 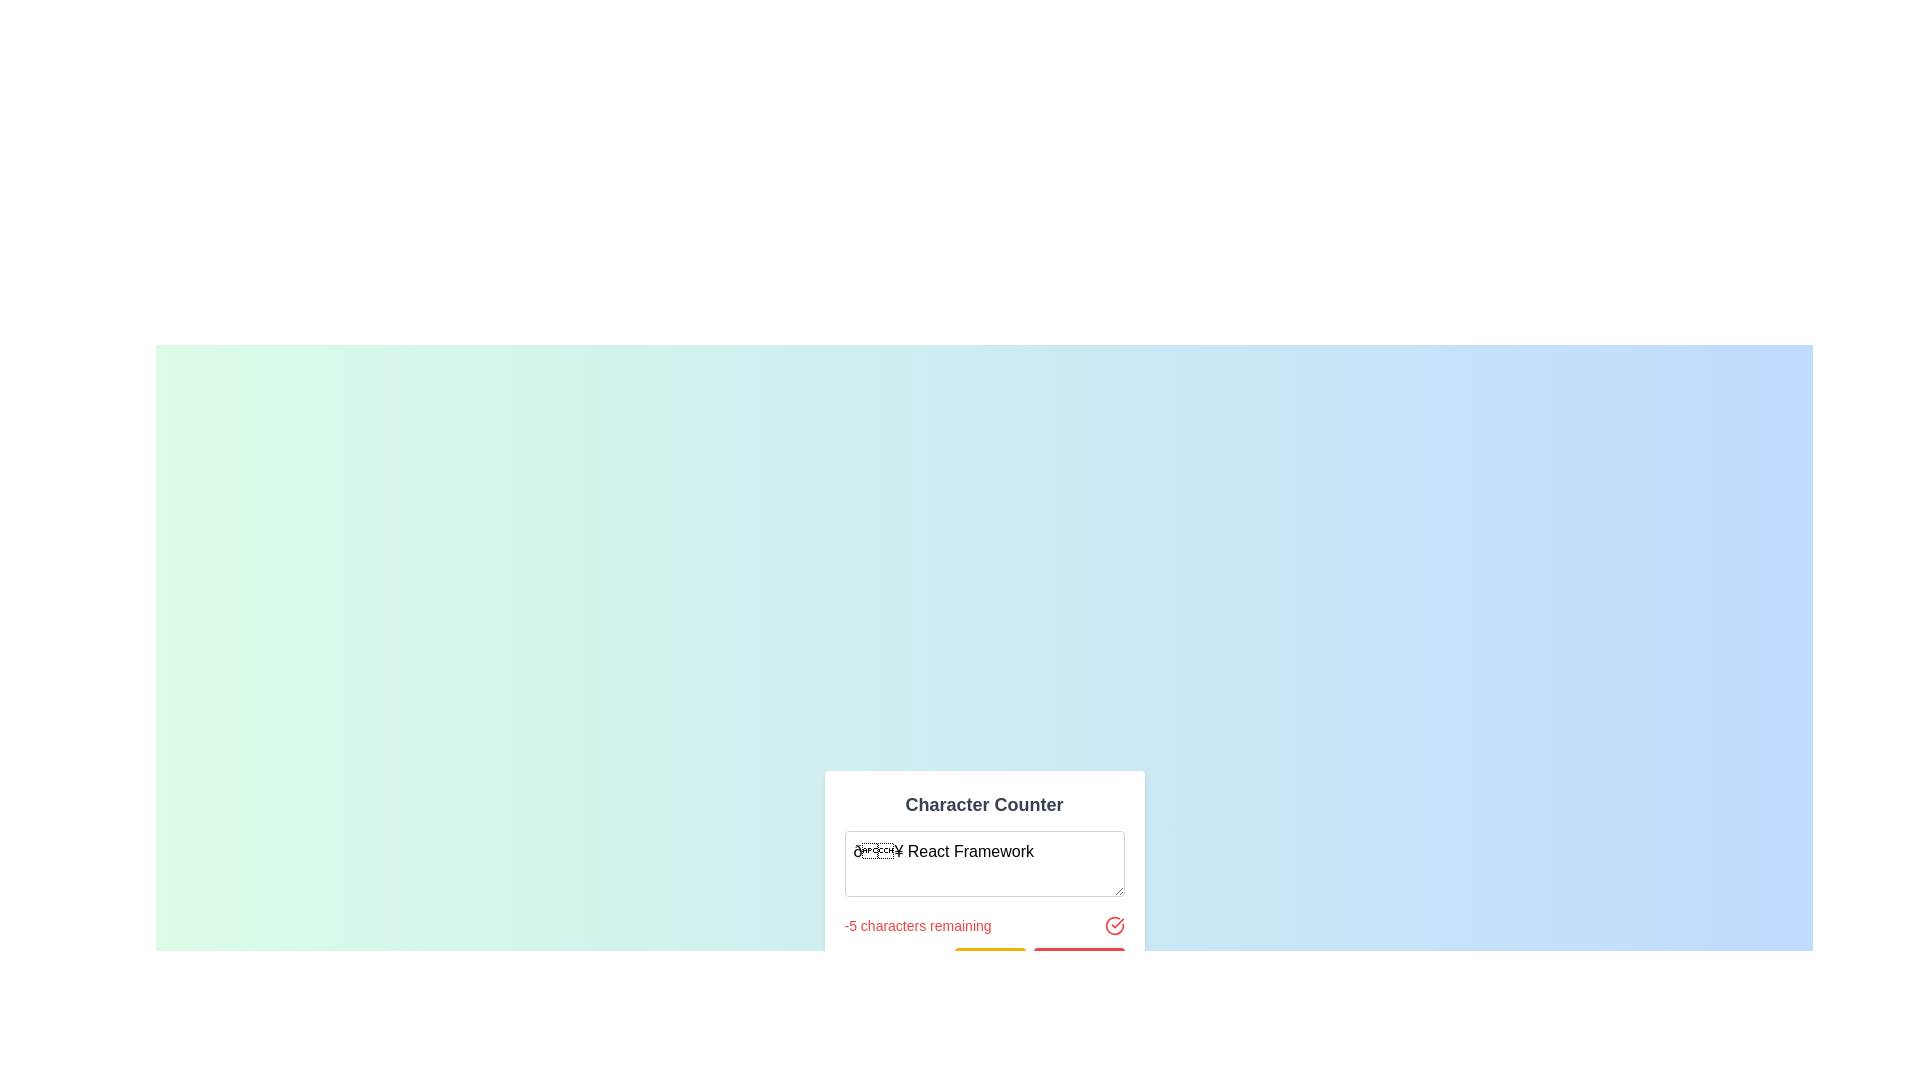 I want to click on the 'Delete' button, which is a red button with white text and a trash bin icon, to observe any hover effects, so click(x=1078, y=962).